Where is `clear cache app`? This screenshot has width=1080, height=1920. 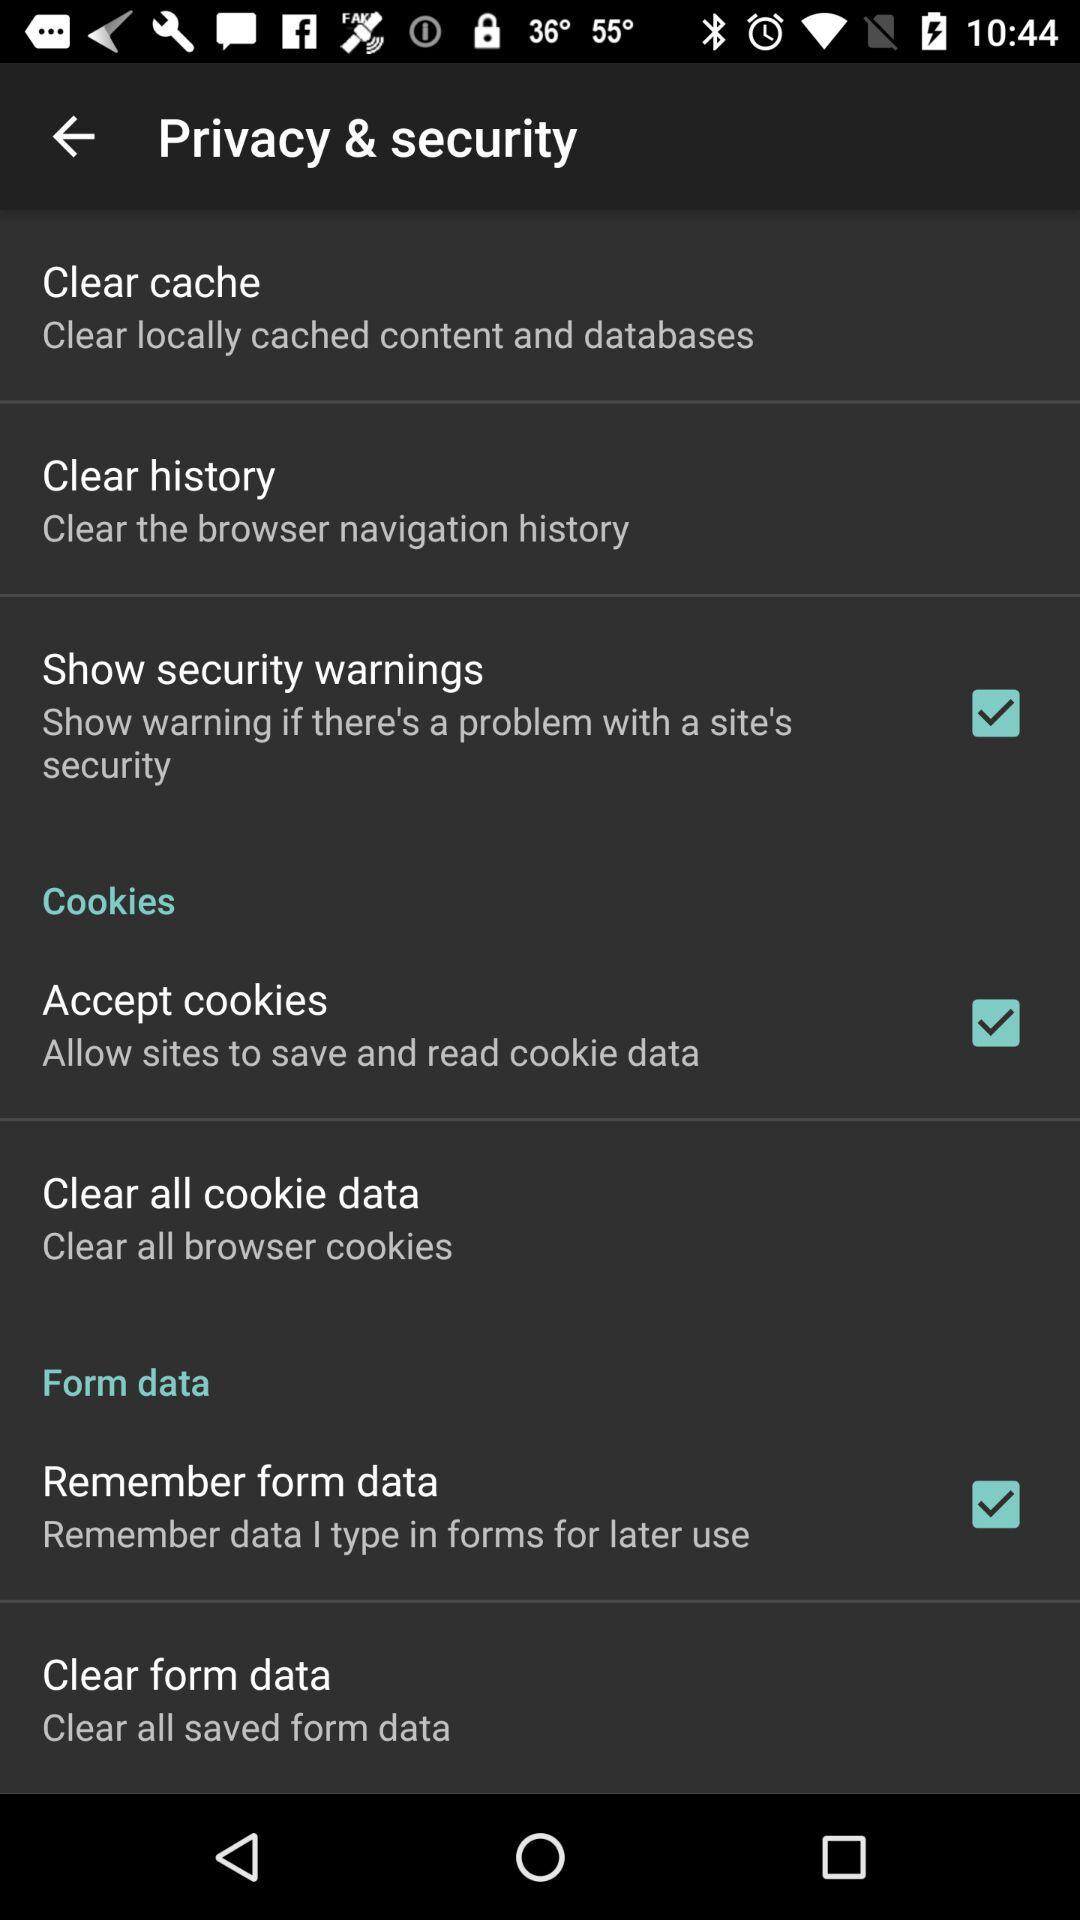 clear cache app is located at coordinates (150, 279).